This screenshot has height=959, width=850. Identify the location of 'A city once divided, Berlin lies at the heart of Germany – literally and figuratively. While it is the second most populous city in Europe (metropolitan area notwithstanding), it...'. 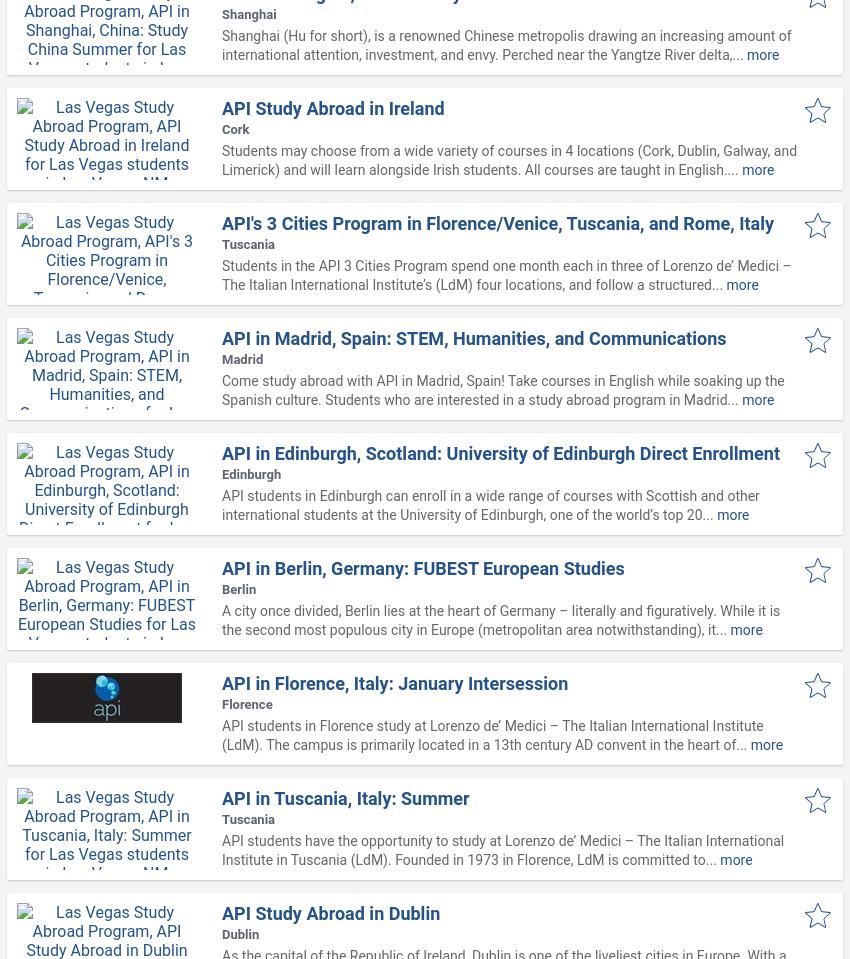
(500, 620).